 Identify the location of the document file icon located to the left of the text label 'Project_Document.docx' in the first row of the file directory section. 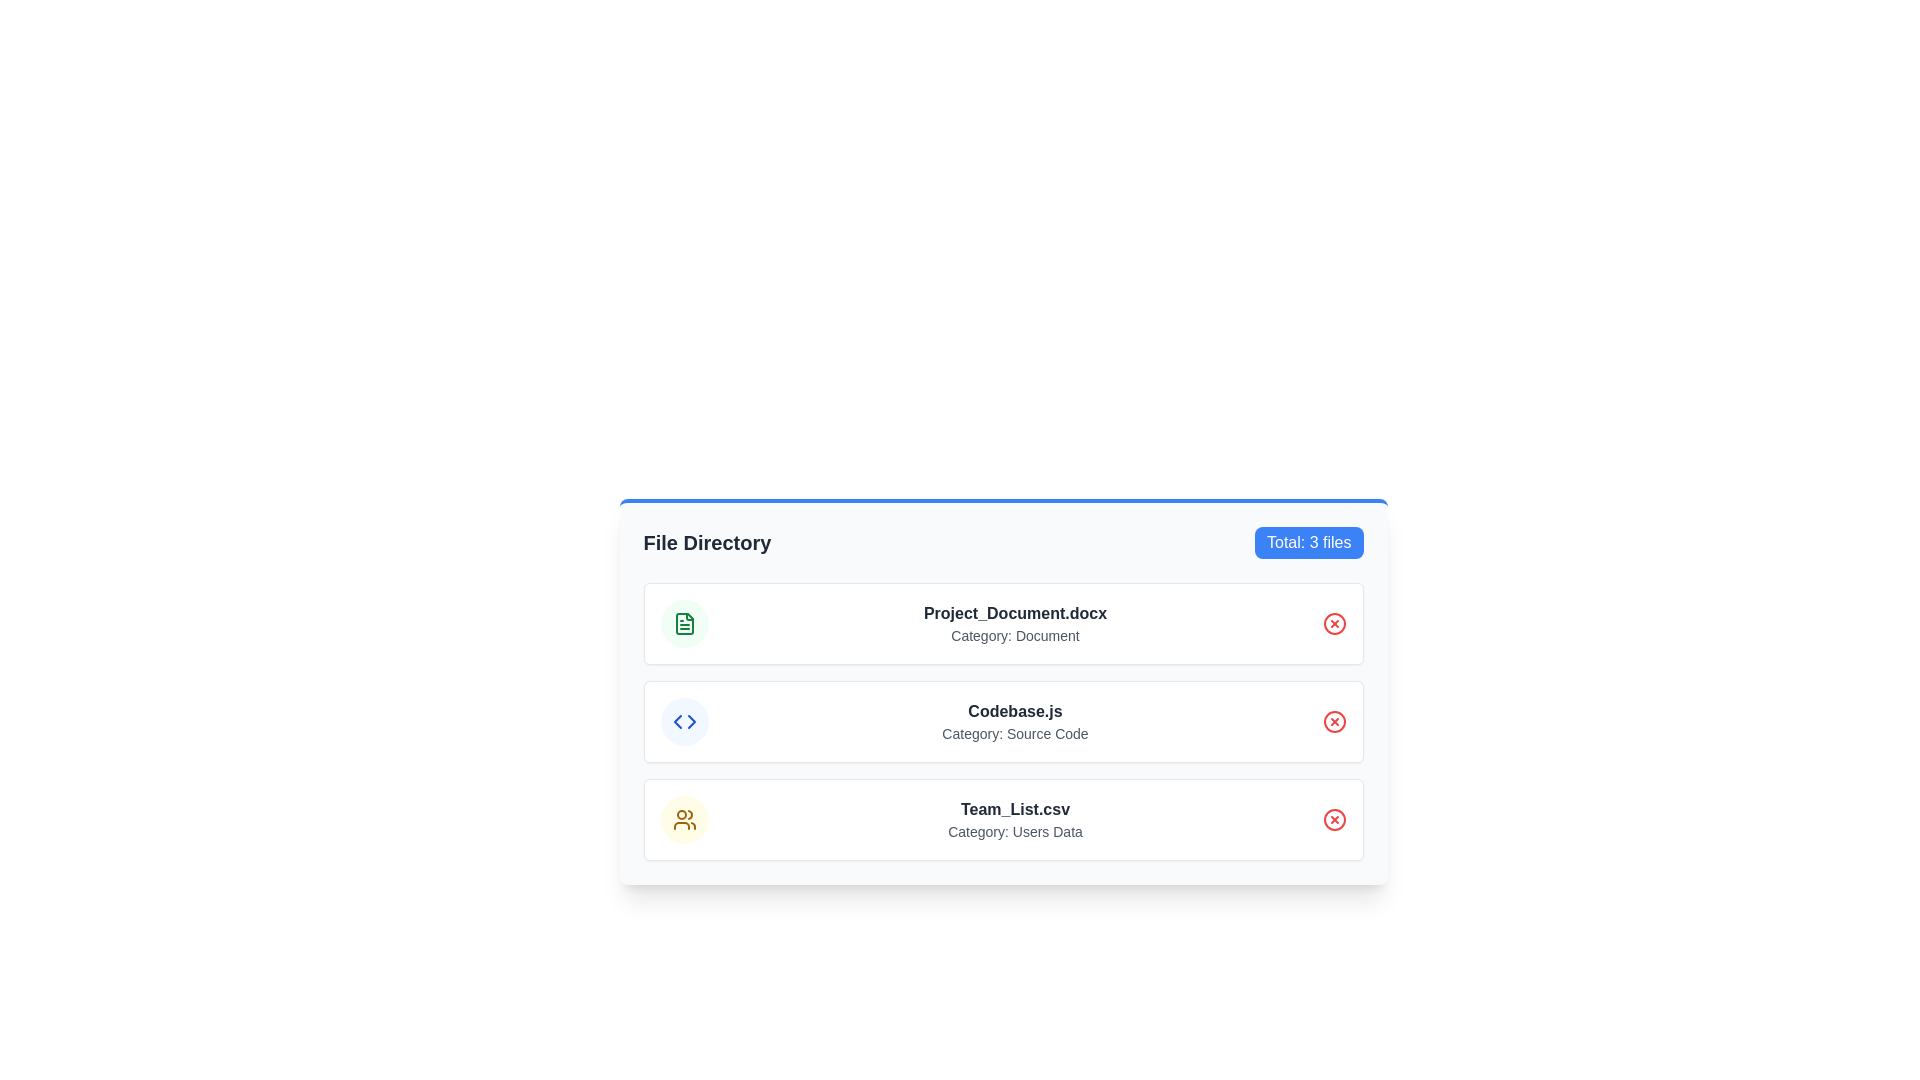
(684, 623).